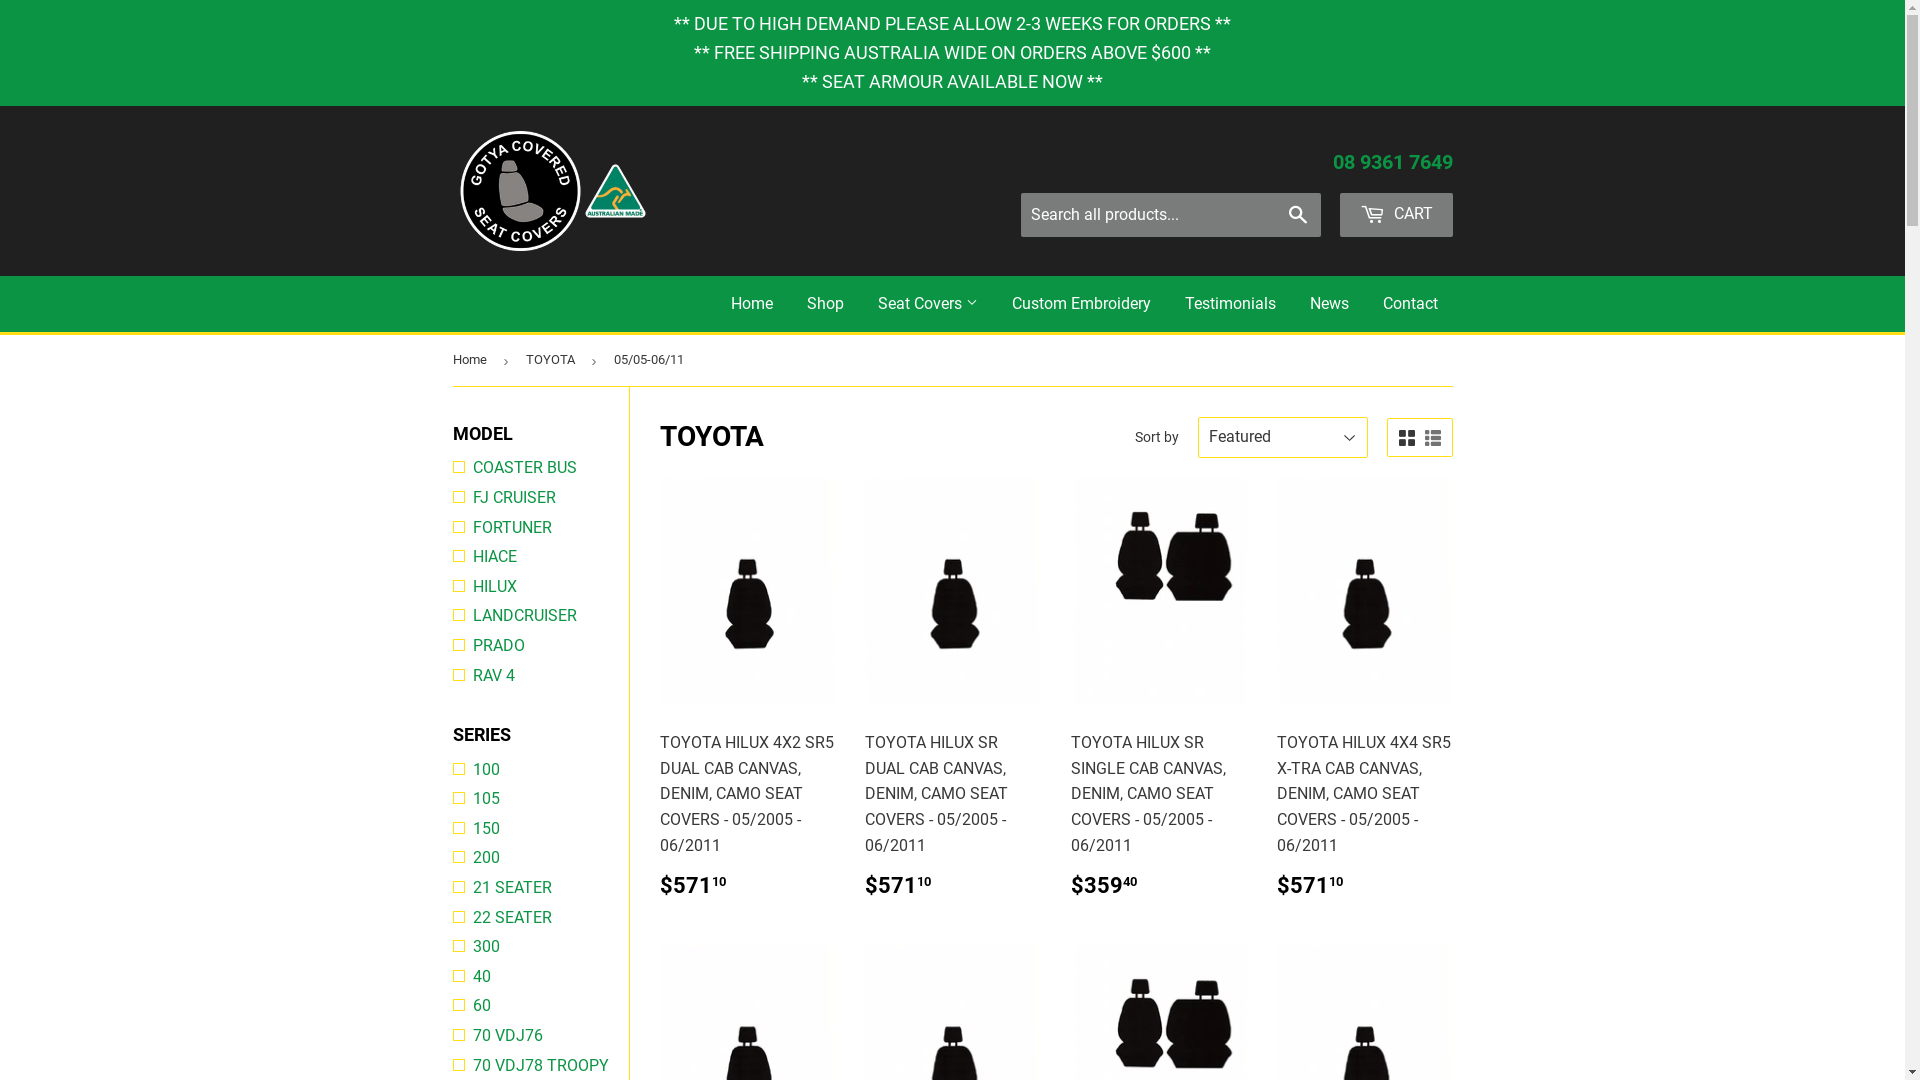  Describe the element at coordinates (450, 1035) in the screenshot. I see `'70 VDJ76'` at that location.